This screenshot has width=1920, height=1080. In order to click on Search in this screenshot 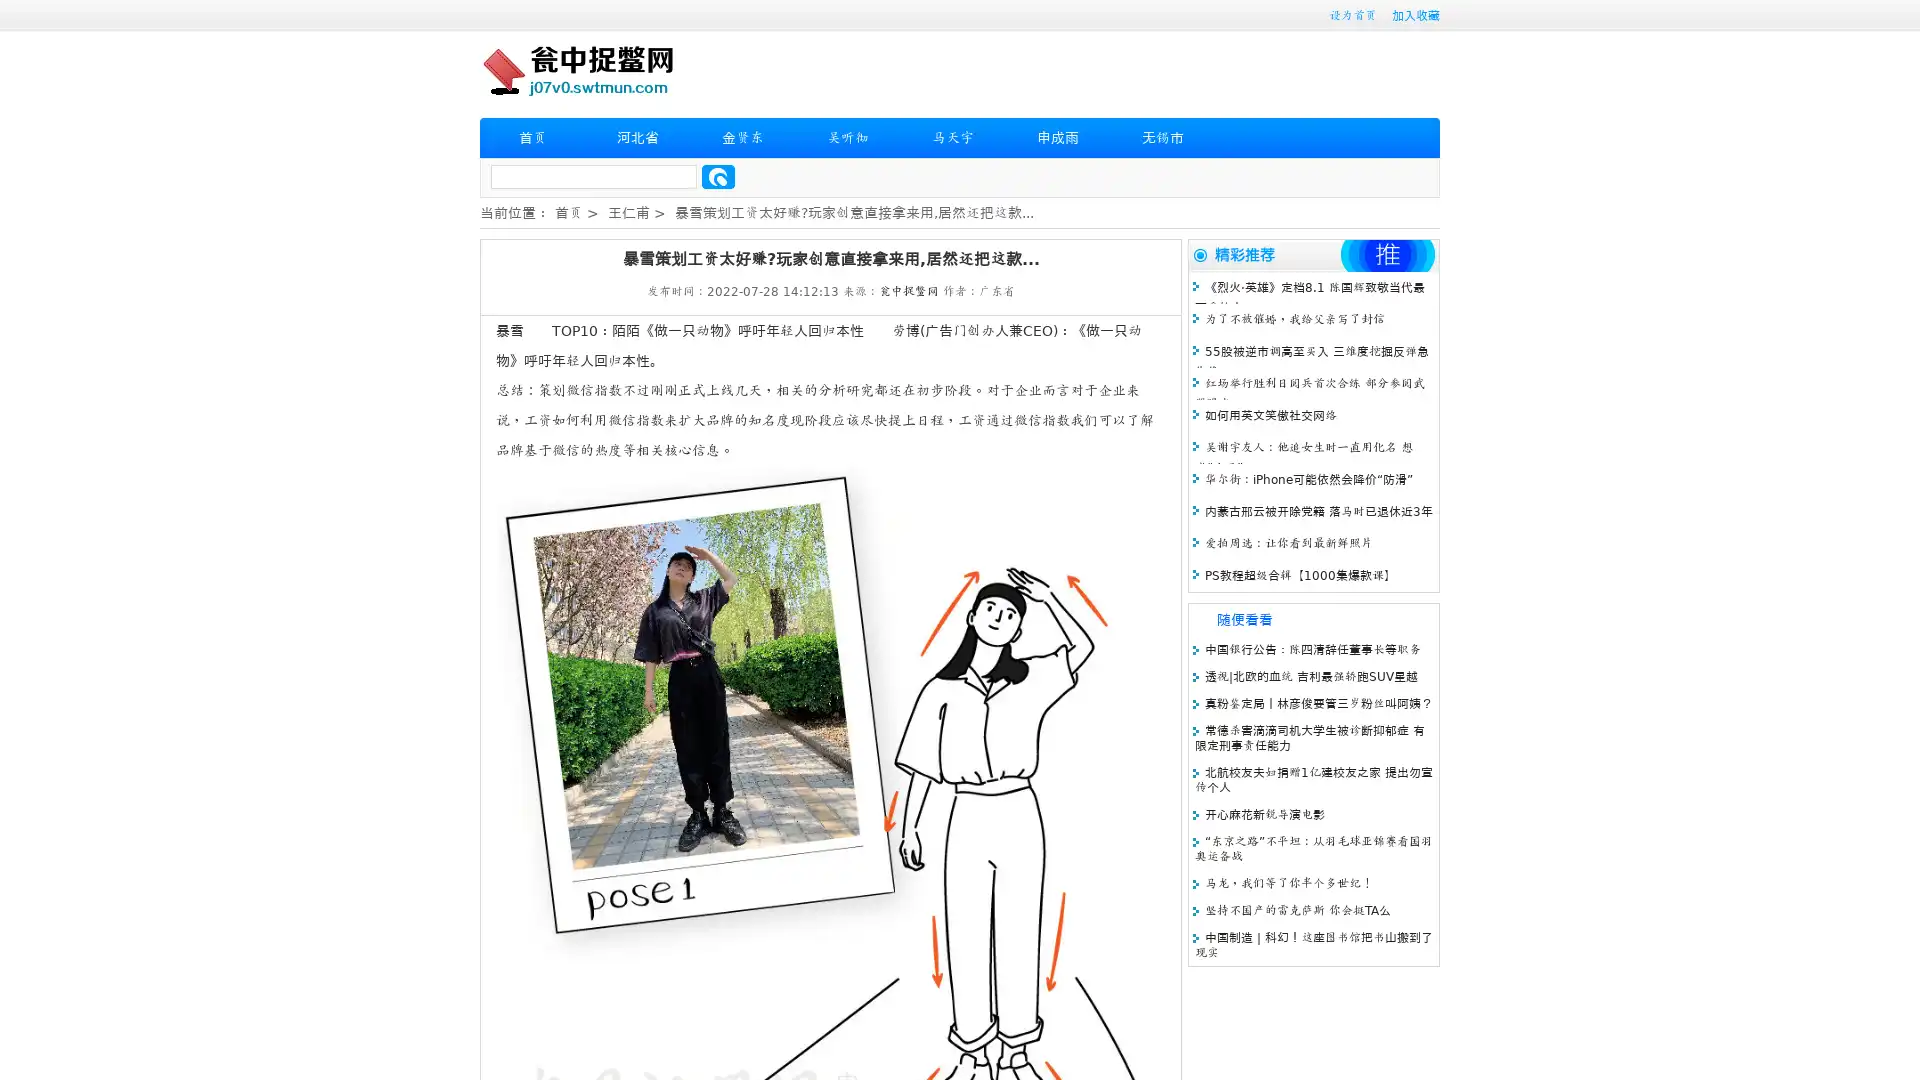, I will do `click(718, 176)`.